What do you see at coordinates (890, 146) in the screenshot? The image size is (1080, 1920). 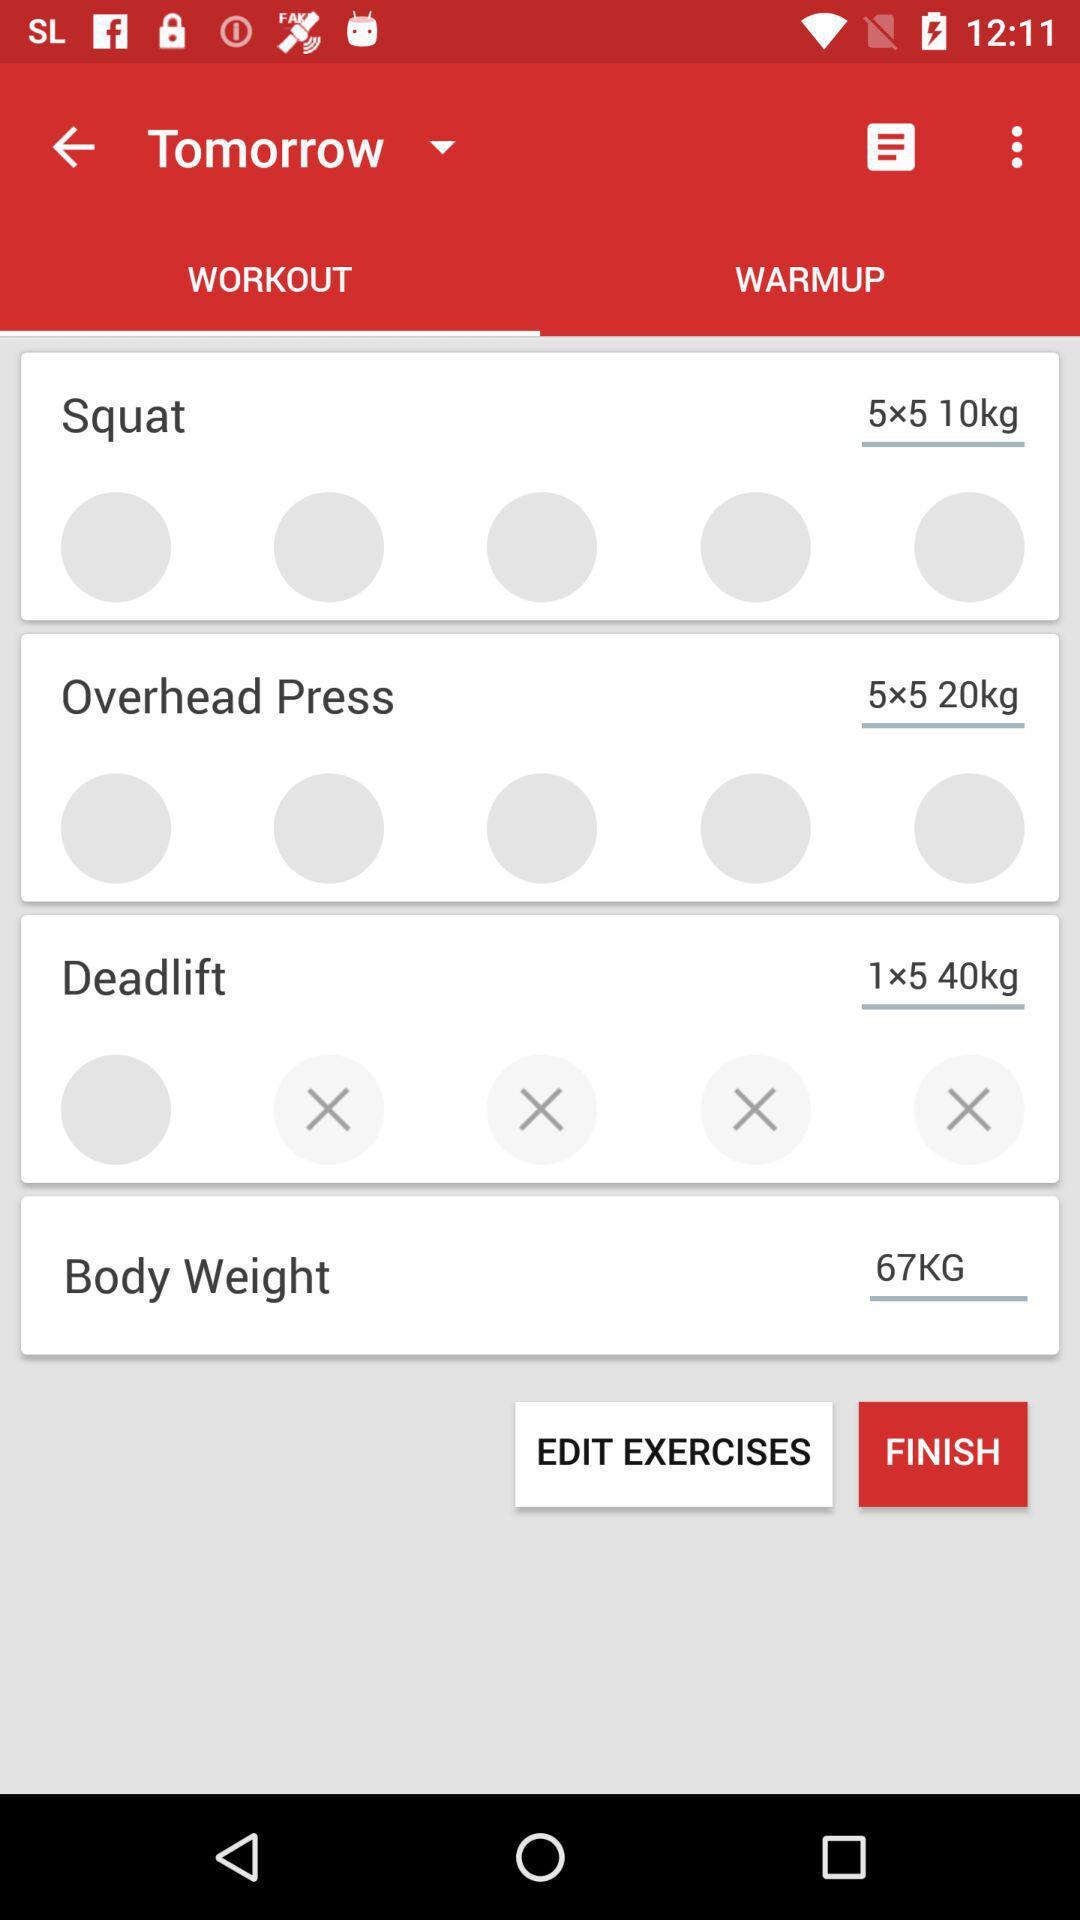 I see `the item next to tomorrow icon` at bounding box center [890, 146].